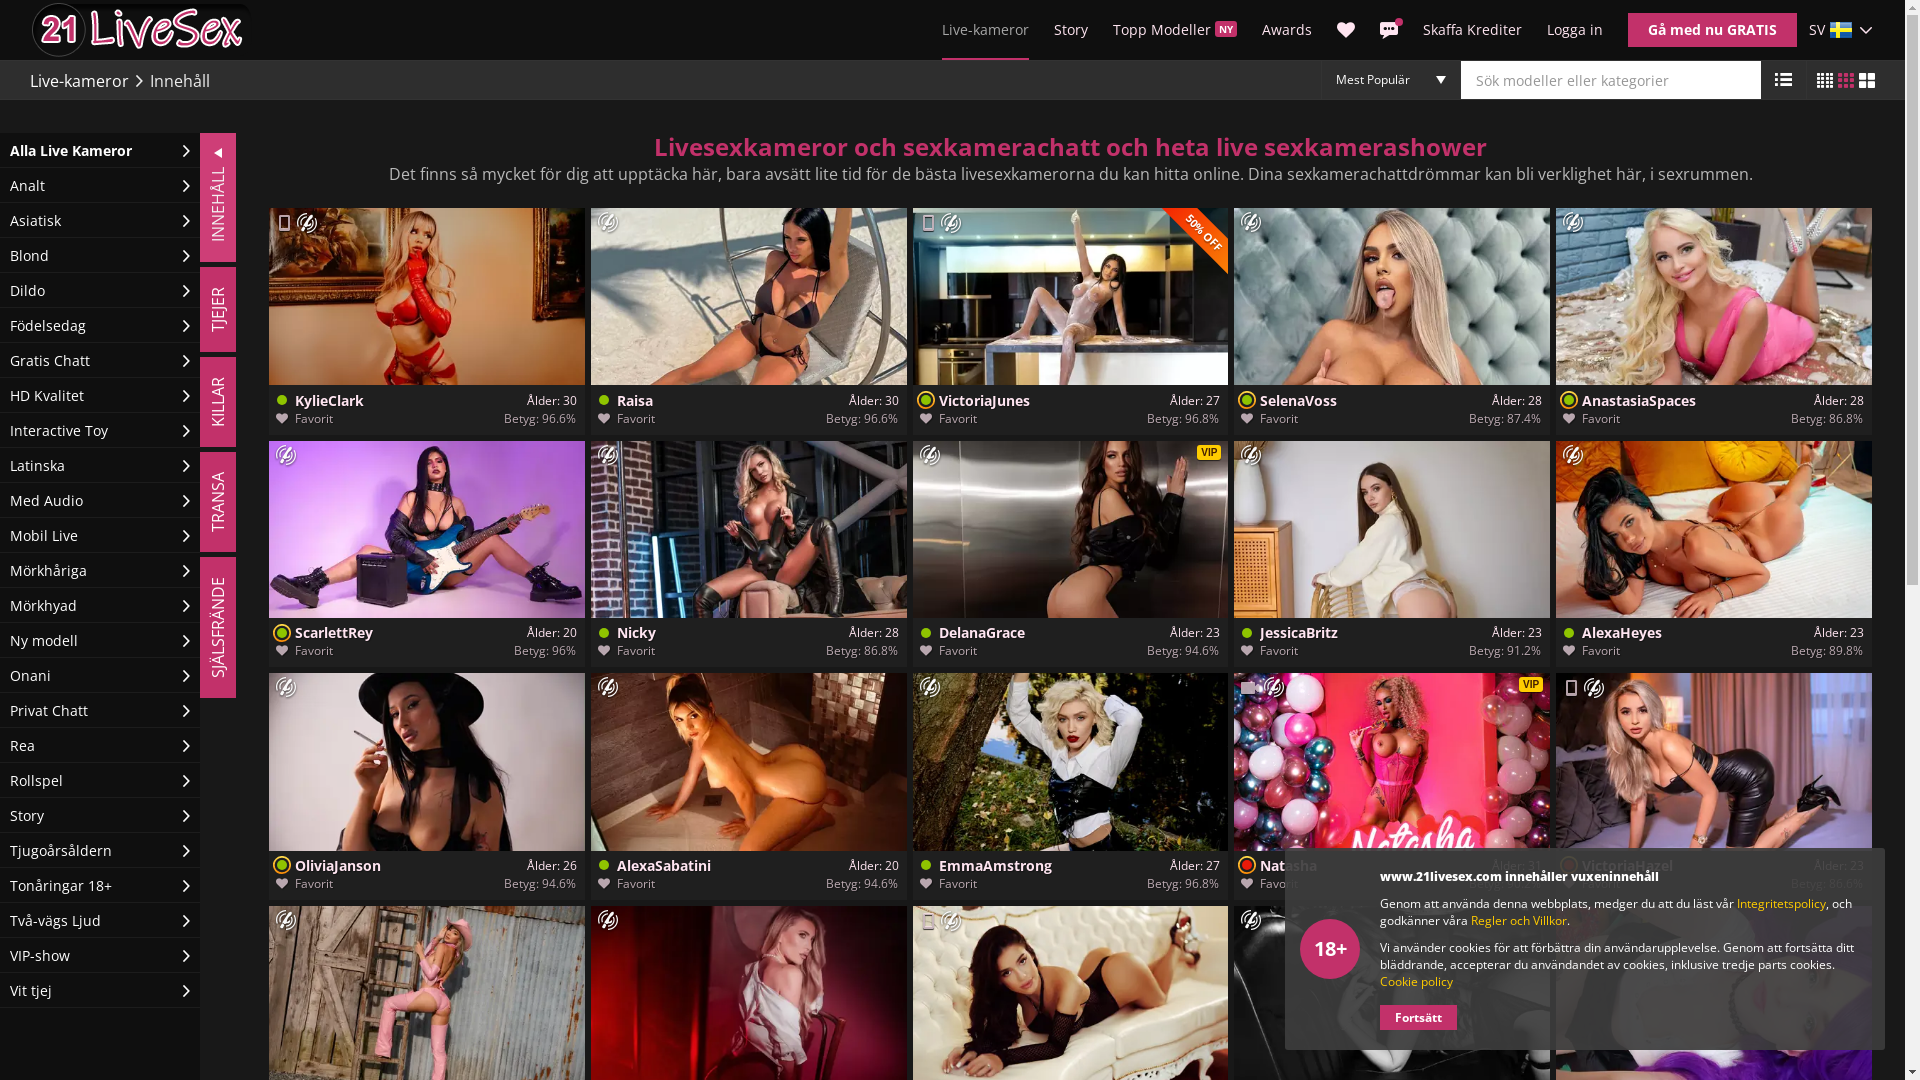 The height and width of the screenshot is (1080, 1920). Describe the element at coordinates (1518, 920) in the screenshot. I see `'Regler och Villkor'` at that location.